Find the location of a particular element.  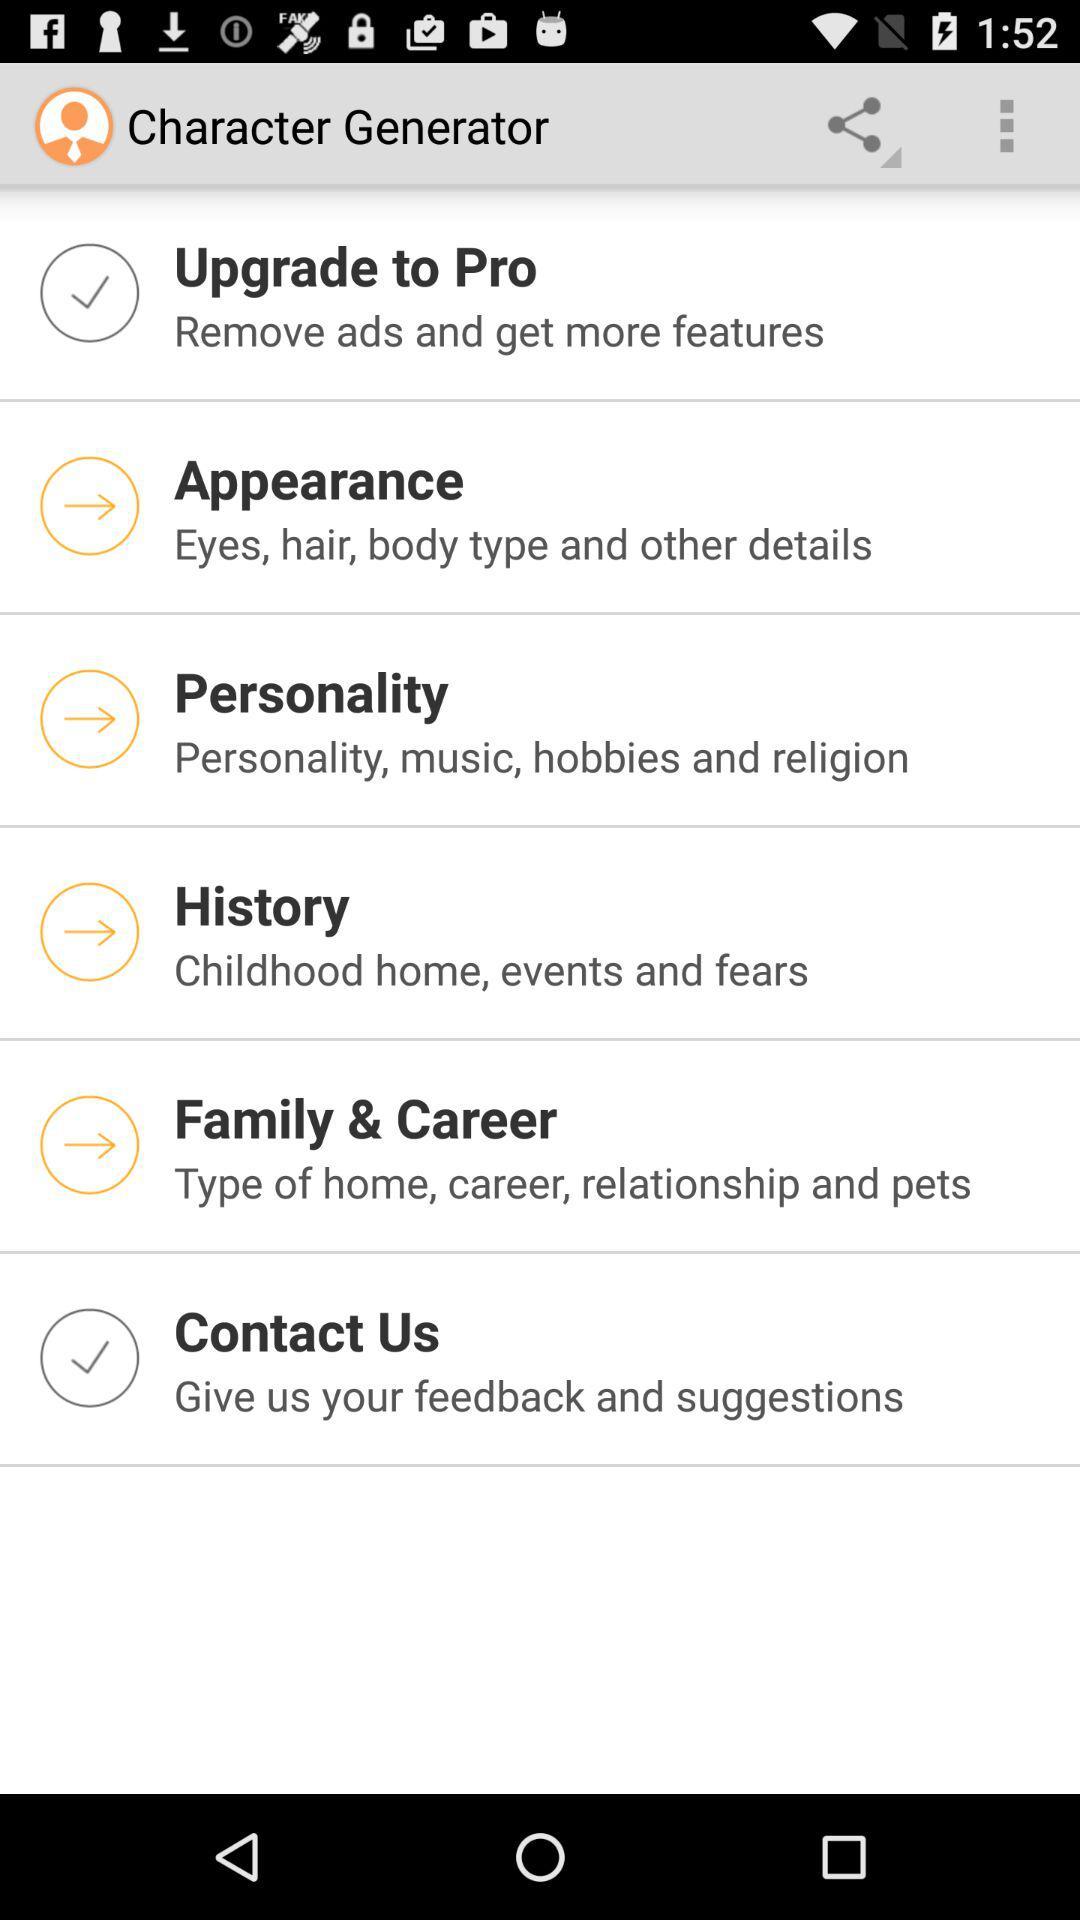

the icon above personality icon is located at coordinates (613, 542).